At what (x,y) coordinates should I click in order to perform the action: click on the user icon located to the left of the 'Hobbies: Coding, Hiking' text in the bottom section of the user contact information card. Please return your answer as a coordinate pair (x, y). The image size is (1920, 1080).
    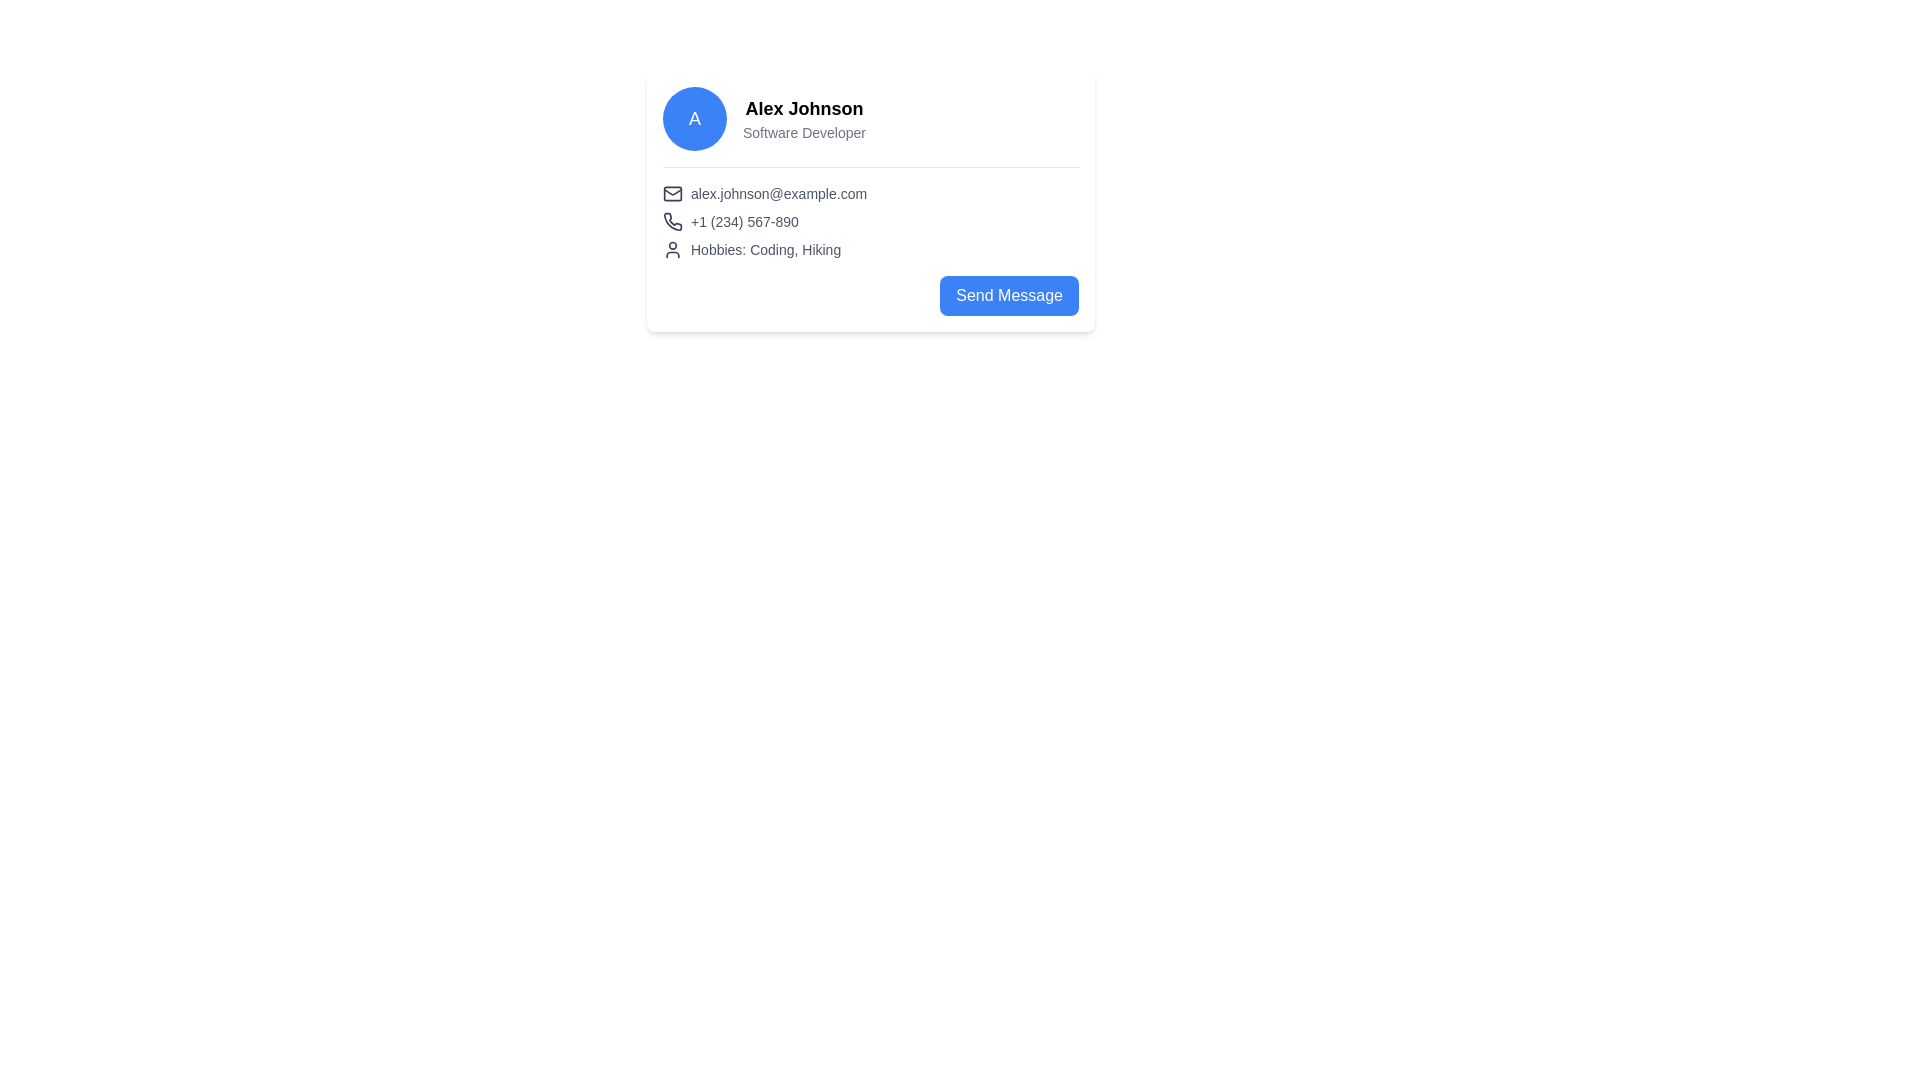
    Looking at the image, I should click on (672, 249).